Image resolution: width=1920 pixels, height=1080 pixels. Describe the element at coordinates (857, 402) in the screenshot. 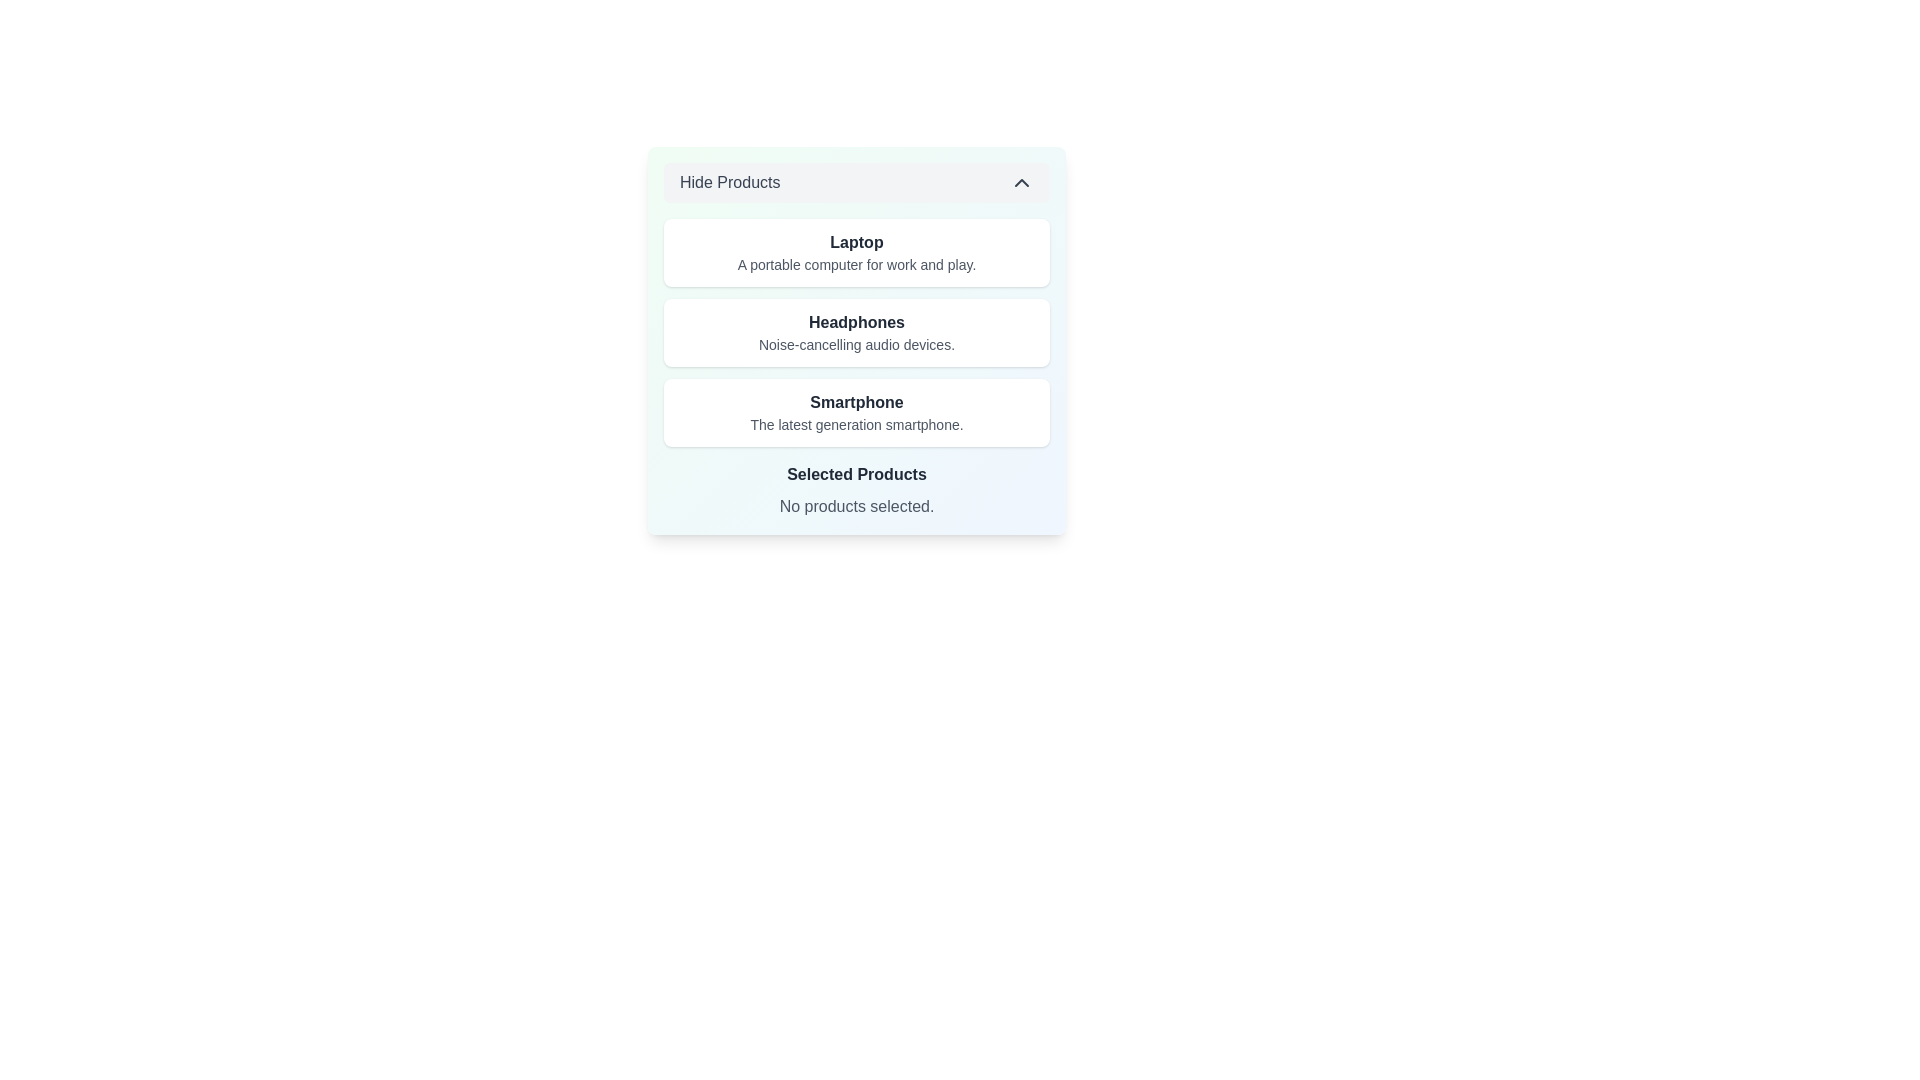

I see `the title label that indicates the type of product described in the section below, positioned above the description text 'The latest generation smartphone.'` at that location.